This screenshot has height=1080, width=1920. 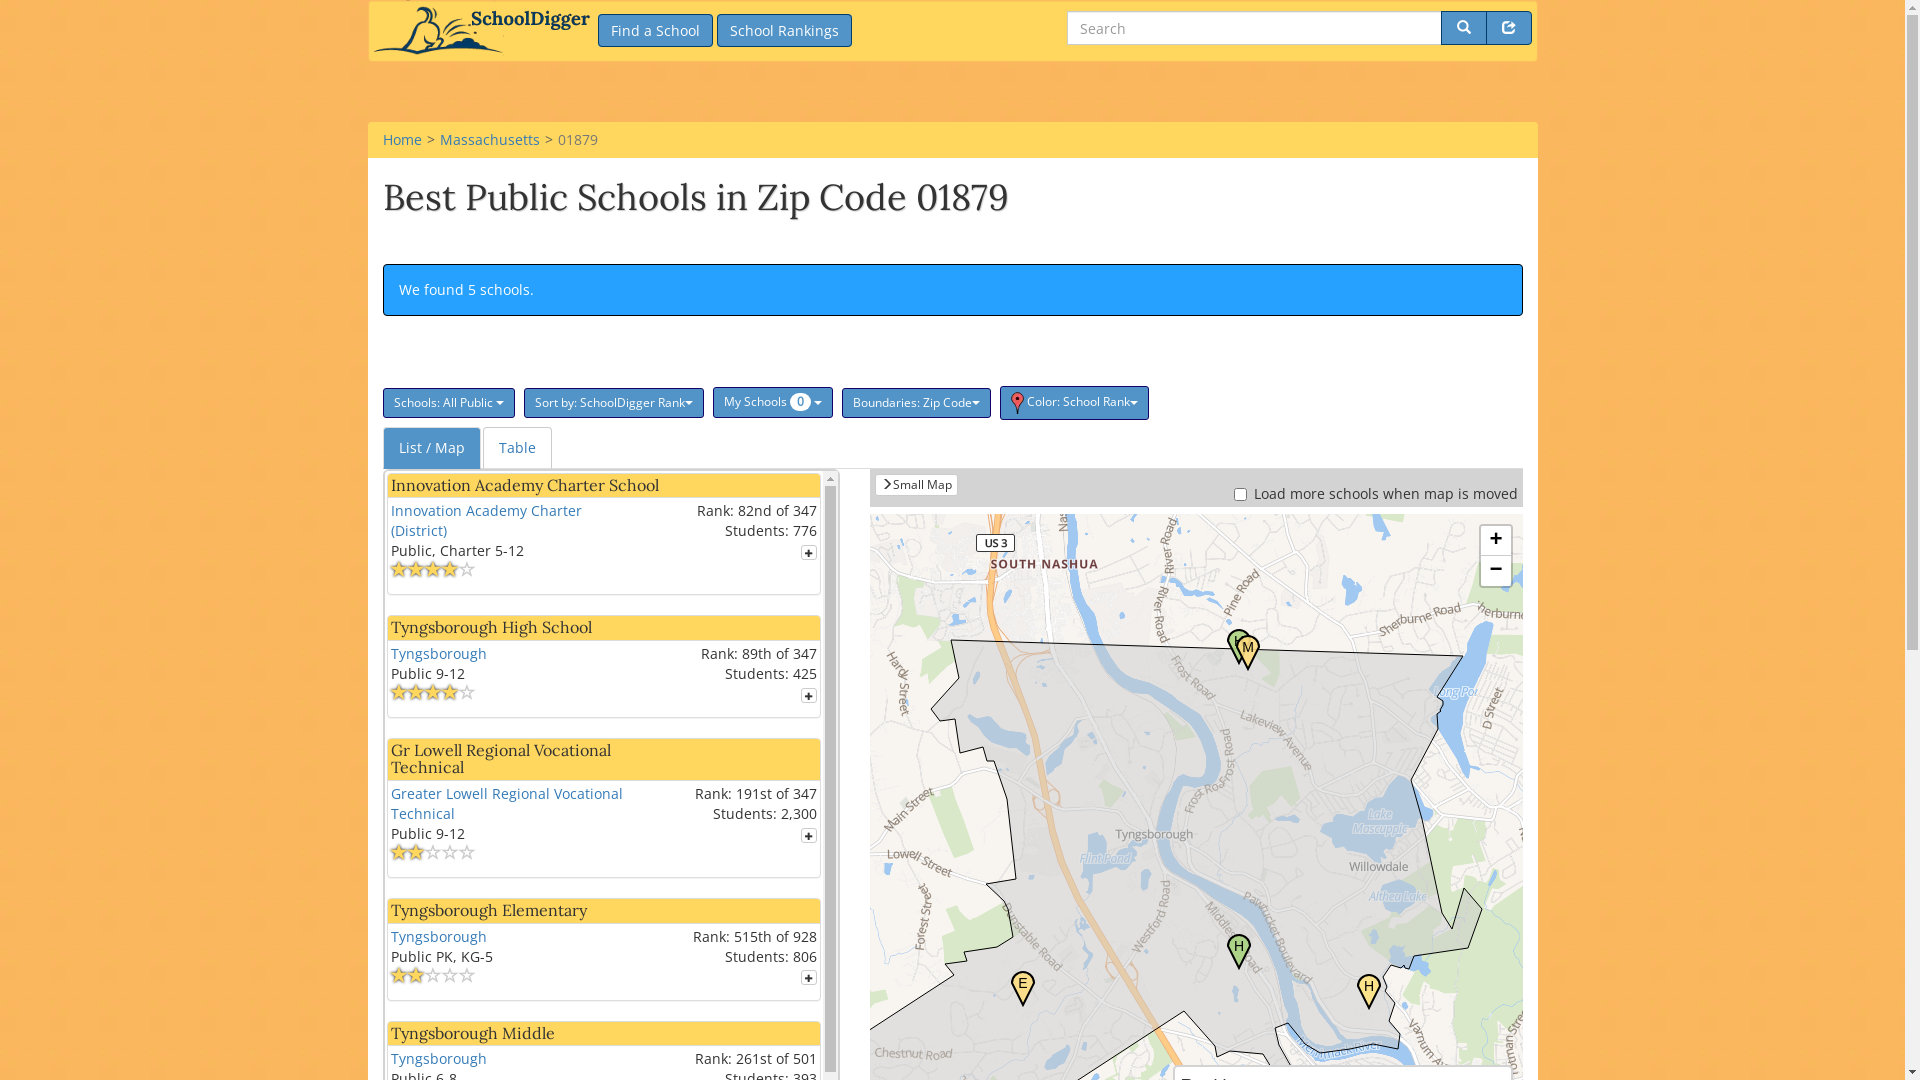 What do you see at coordinates (485, 519) in the screenshot?
I see `'Innovation Academy Charter (District)'` at bounding box center [485, 519].